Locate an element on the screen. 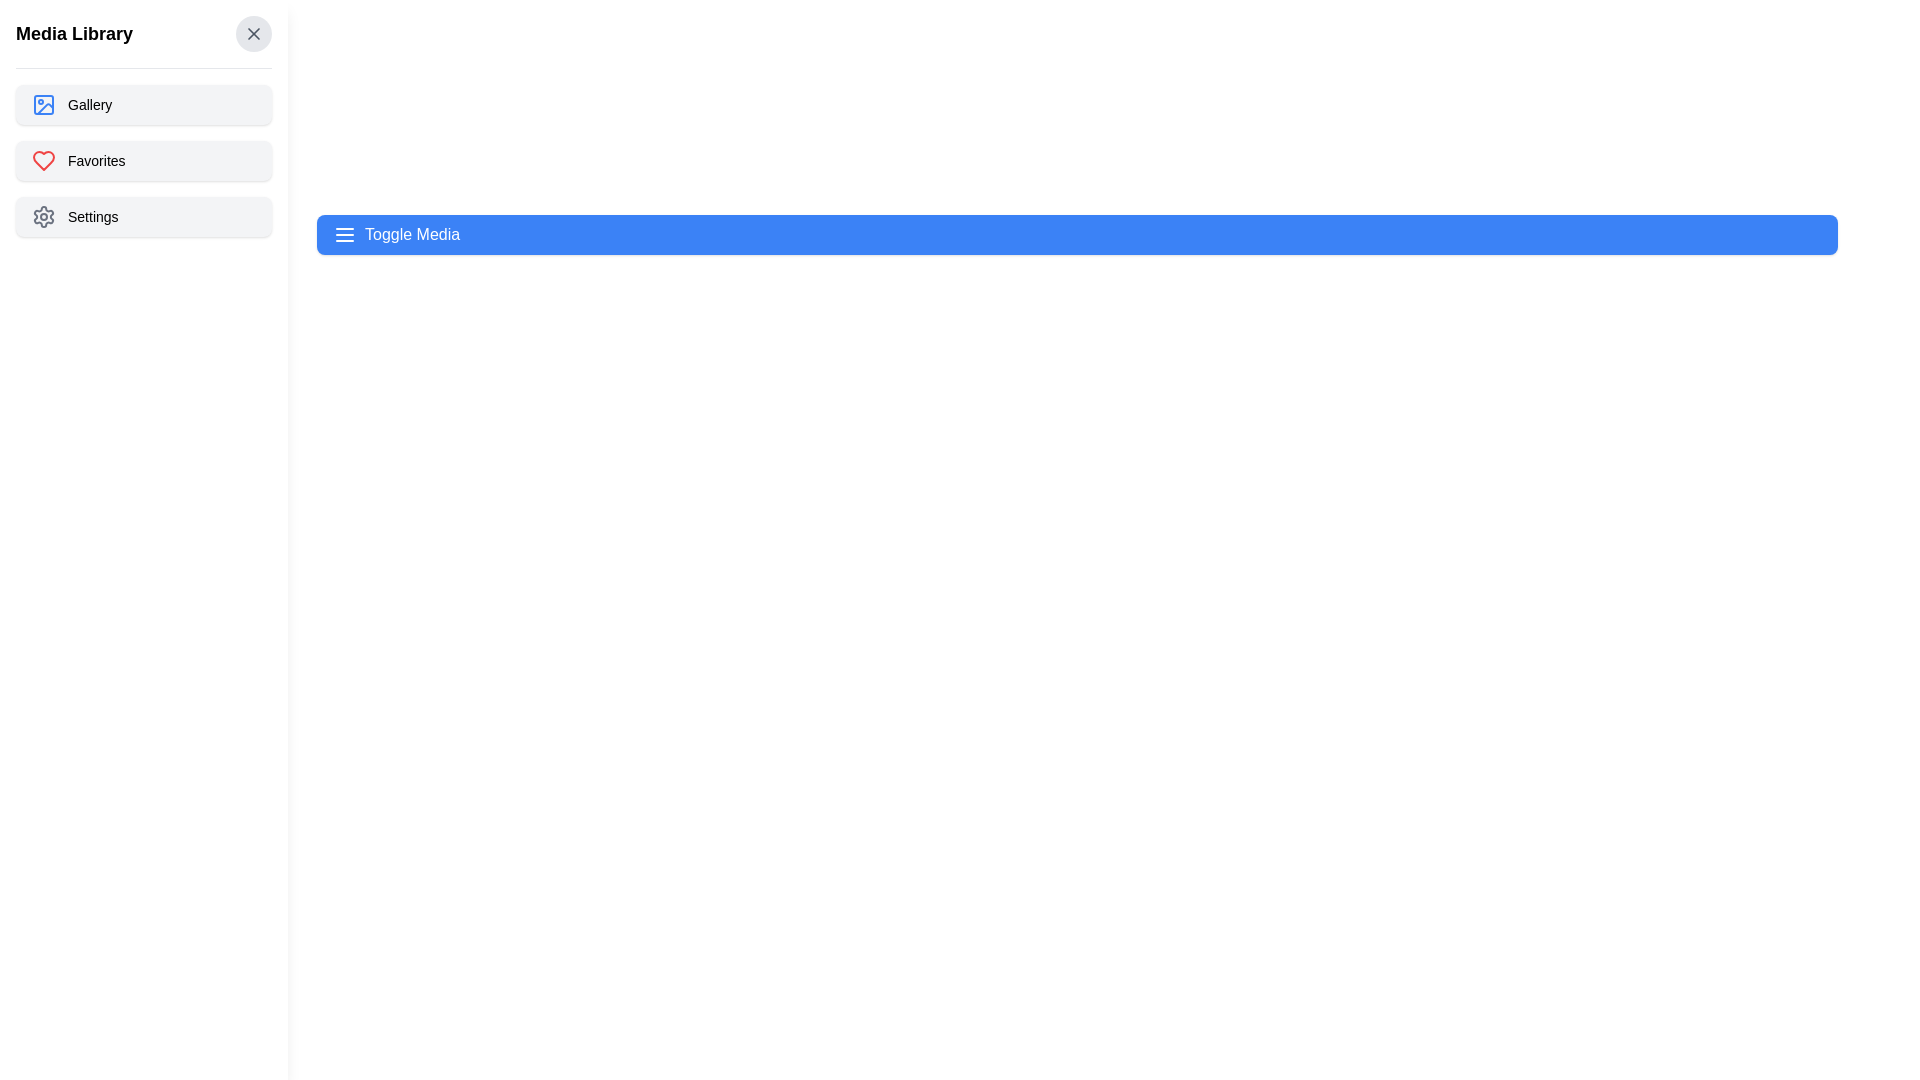 This screenshot has width=1920, height=1080. the 'Gallery' option to navigate to the gallery view is located at coordinates (143, 104).